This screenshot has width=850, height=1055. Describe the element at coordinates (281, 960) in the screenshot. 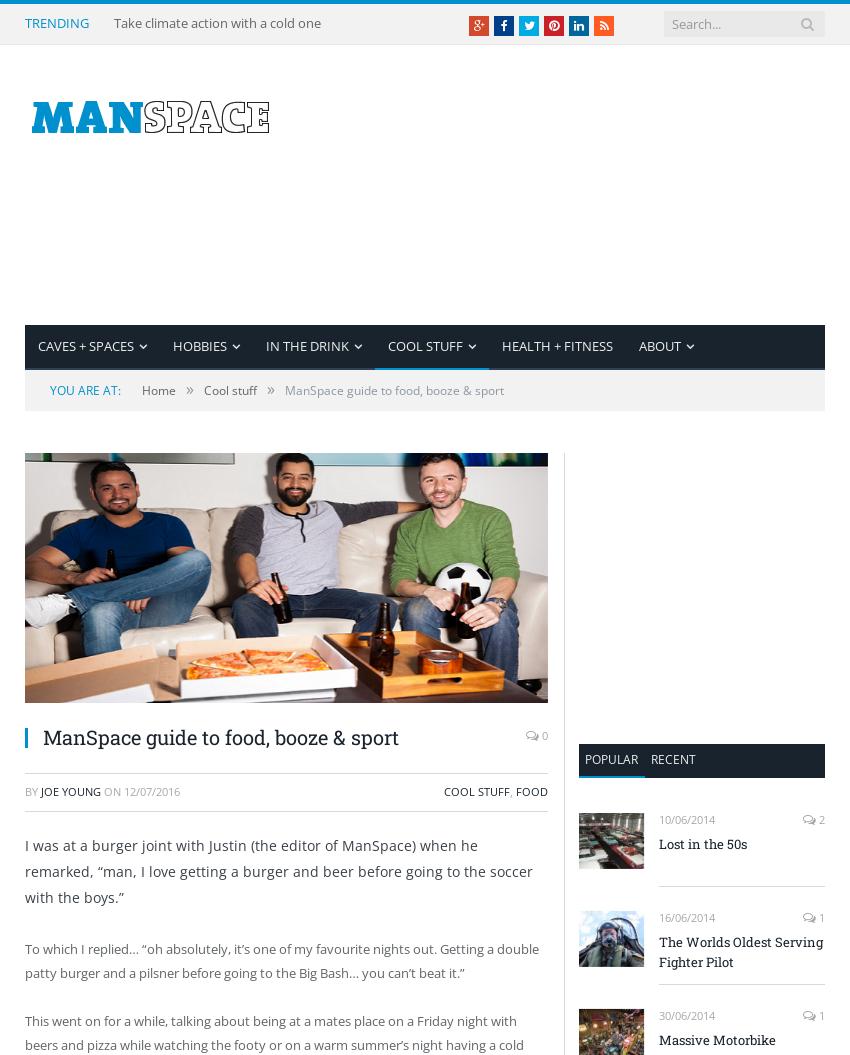

I see `'To which I replied… “oh absolutely, it’s one of my favourite nights out. Getting a double patty burger and a pilsner before going to the Big Bash… you can’t beat it.”'` at that location.